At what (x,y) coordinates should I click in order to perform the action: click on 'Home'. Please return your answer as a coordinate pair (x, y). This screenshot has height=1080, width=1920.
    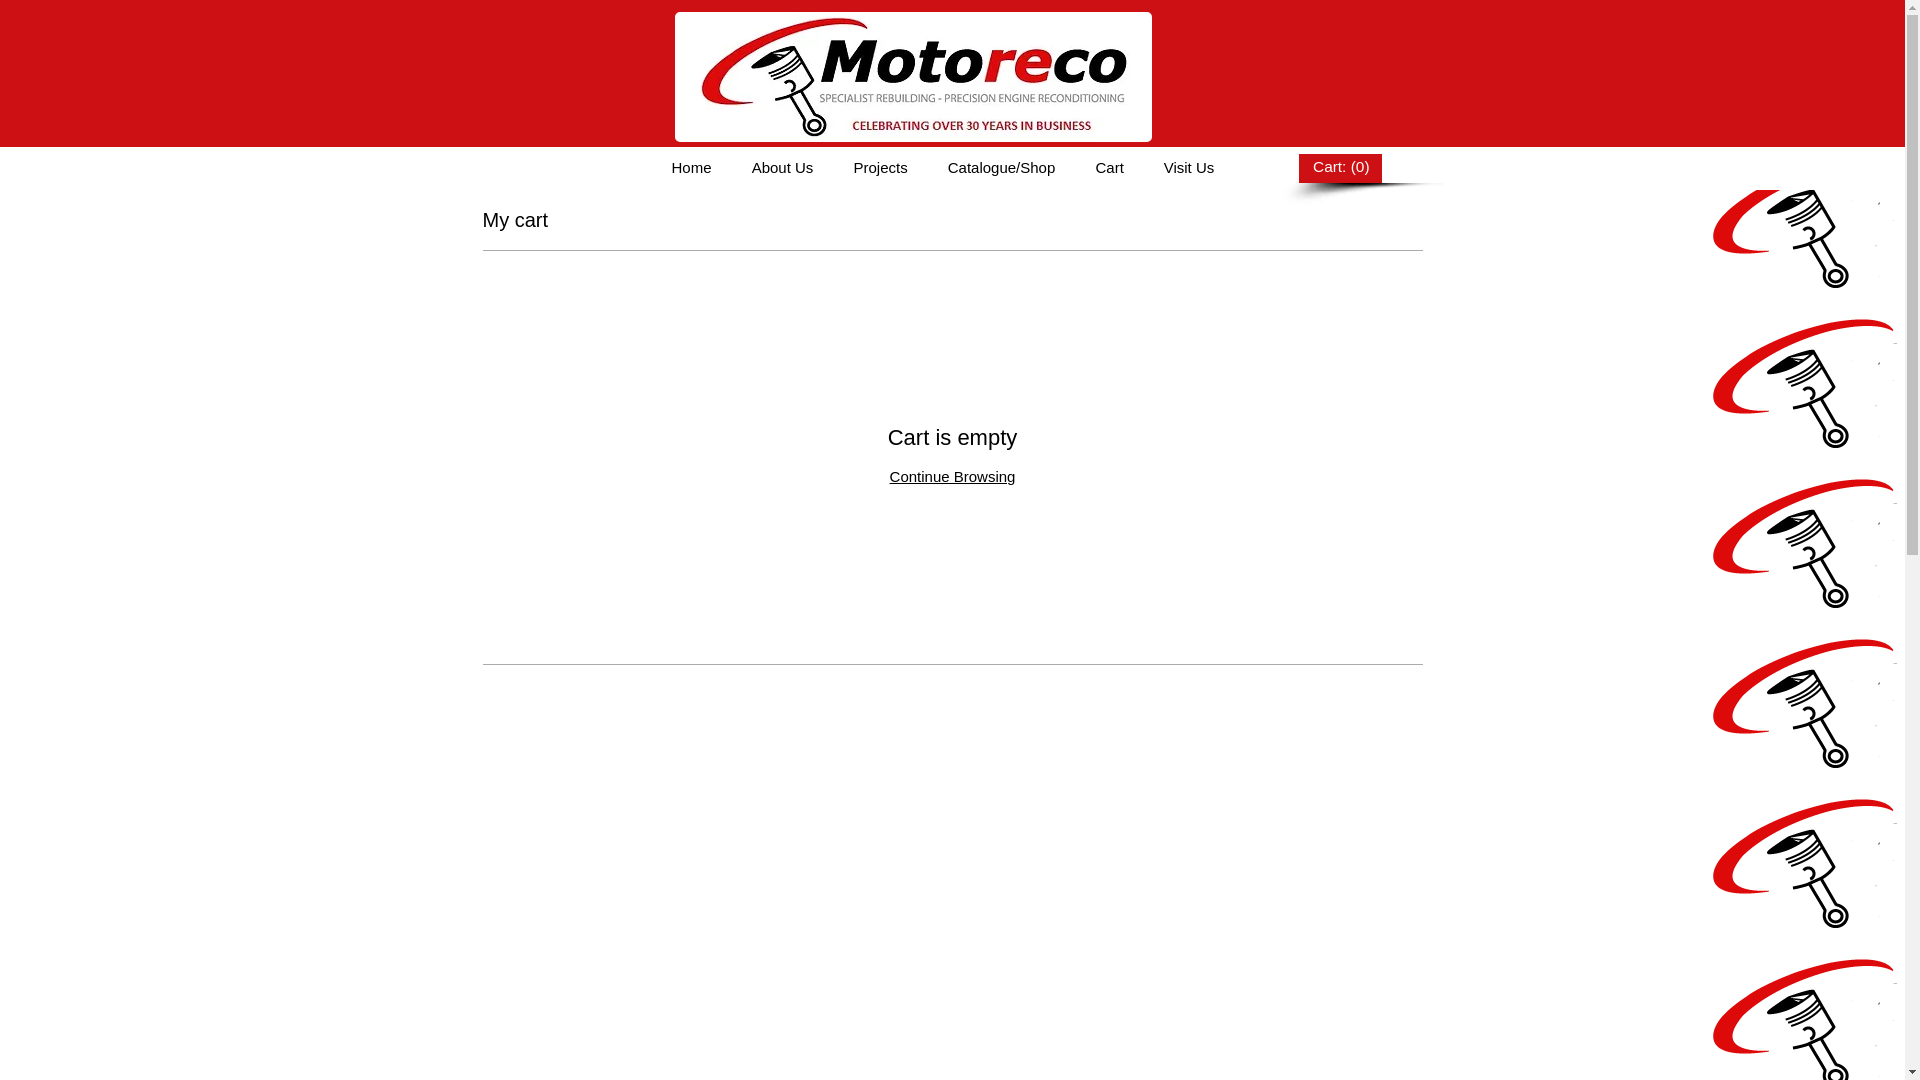
    Looking at the image, I should click on (691, 167).